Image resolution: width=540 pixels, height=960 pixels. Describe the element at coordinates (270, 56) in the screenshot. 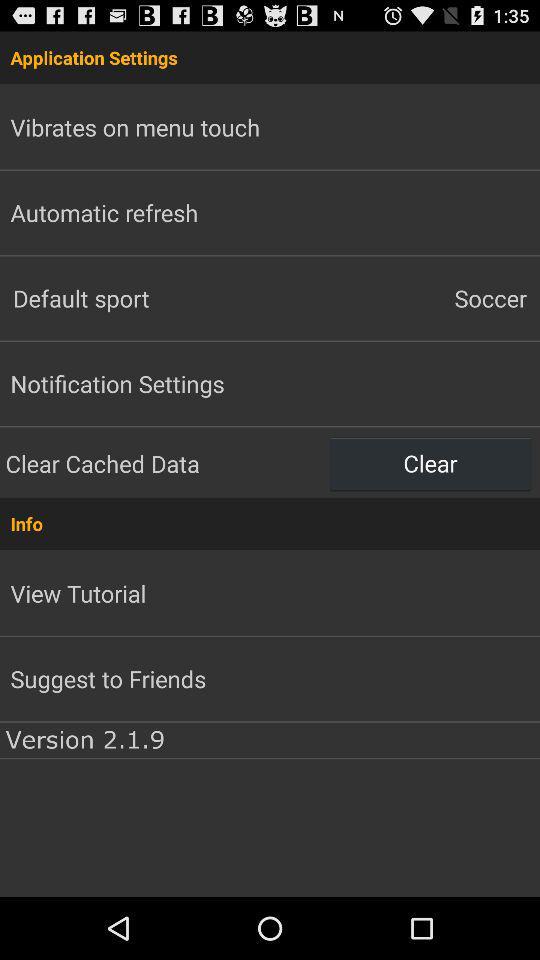

I see `the application settings app` at that location.